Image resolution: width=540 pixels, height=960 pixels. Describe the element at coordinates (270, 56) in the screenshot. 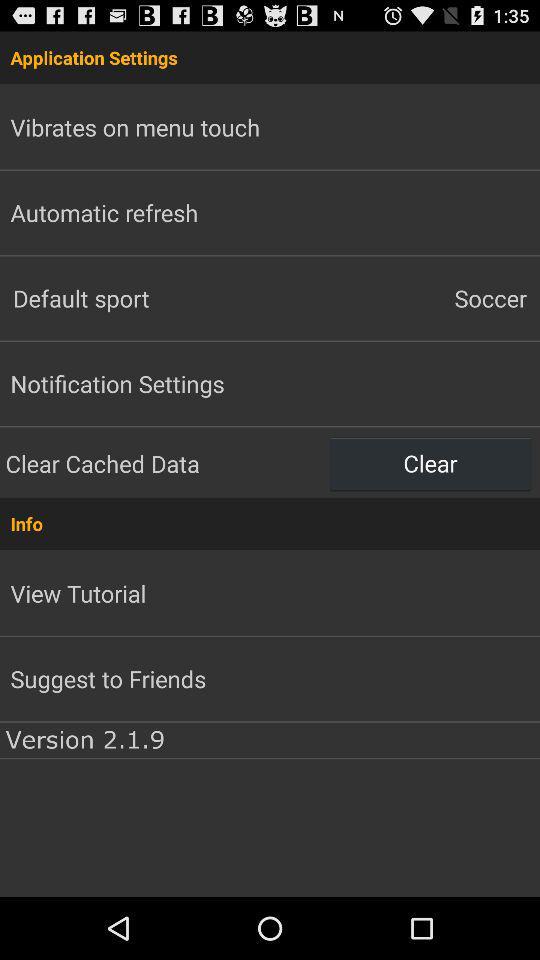

I see `the application settings app` at that location.